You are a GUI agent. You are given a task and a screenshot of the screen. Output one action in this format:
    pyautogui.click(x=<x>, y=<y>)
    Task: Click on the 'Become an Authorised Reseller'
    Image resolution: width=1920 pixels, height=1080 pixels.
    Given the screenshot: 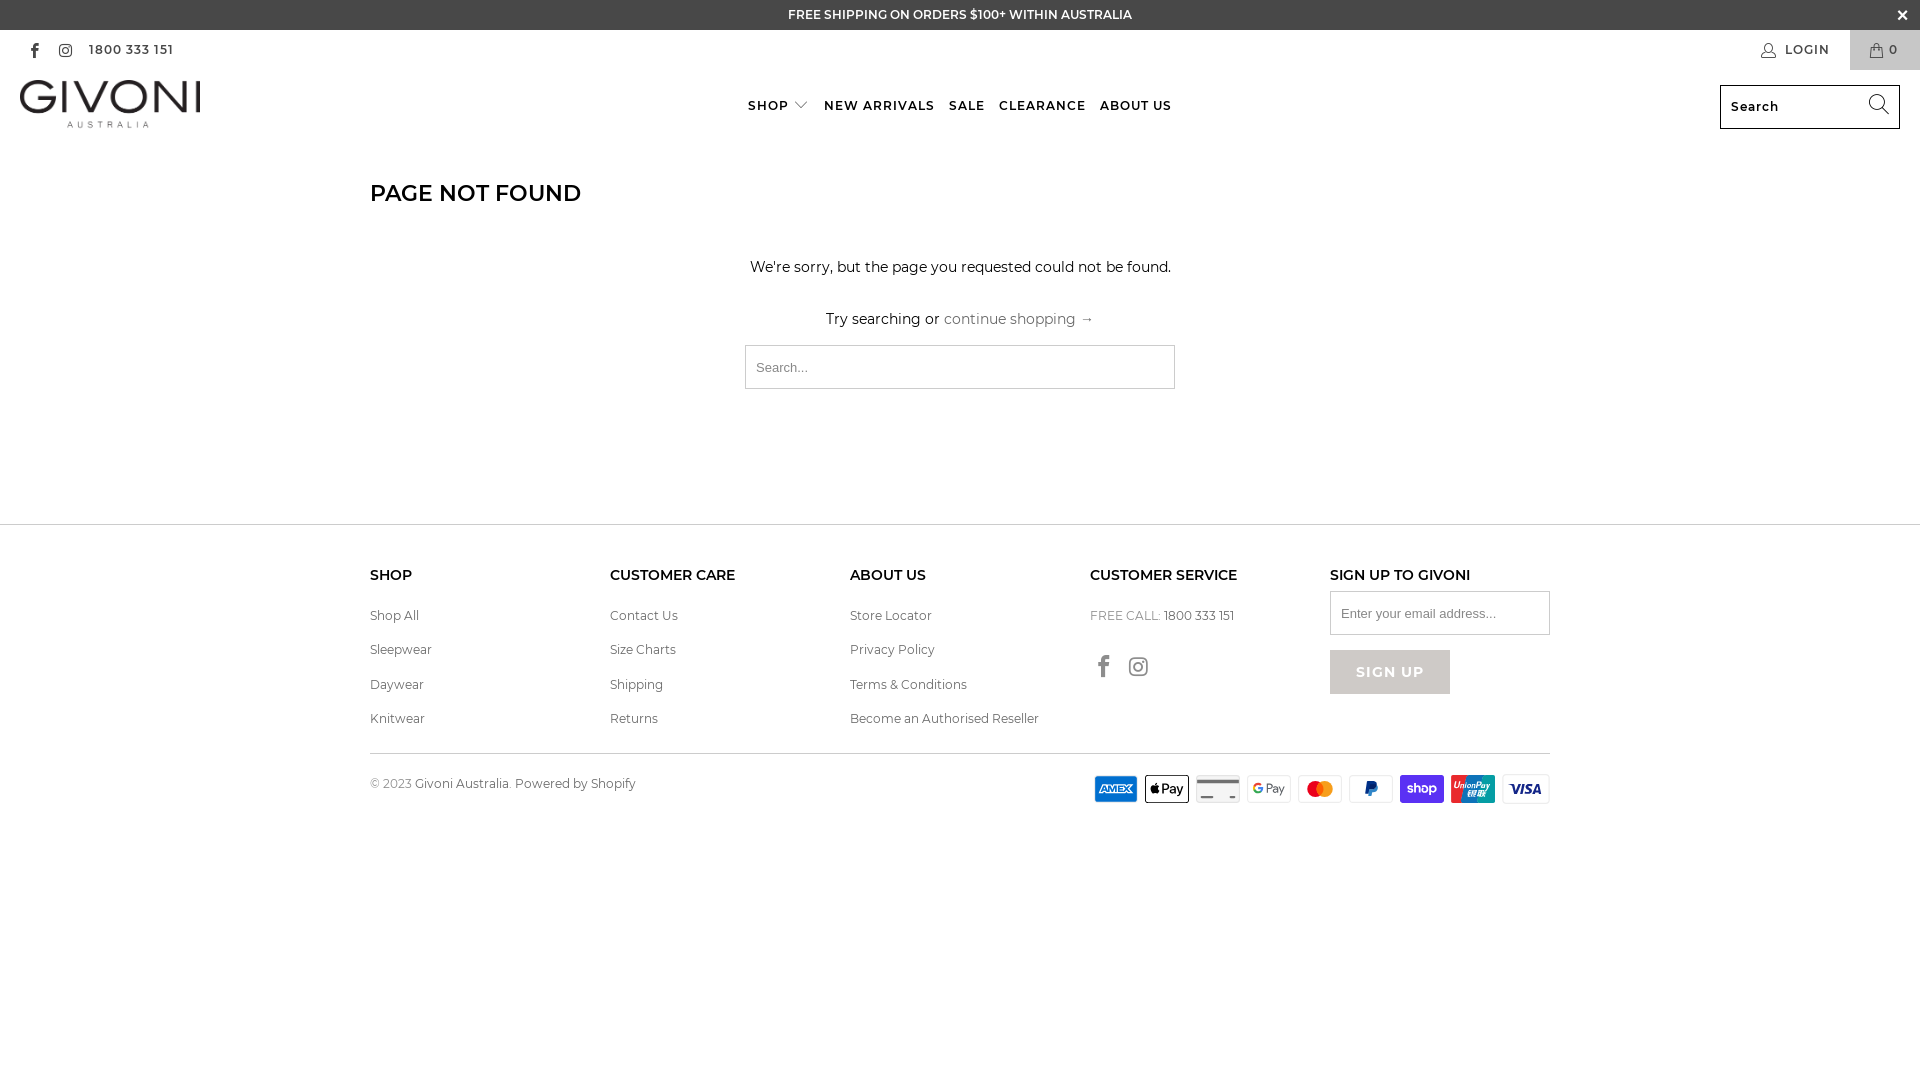 What is the action you would take?
    pyautogui.click(x=943, y=717)
    